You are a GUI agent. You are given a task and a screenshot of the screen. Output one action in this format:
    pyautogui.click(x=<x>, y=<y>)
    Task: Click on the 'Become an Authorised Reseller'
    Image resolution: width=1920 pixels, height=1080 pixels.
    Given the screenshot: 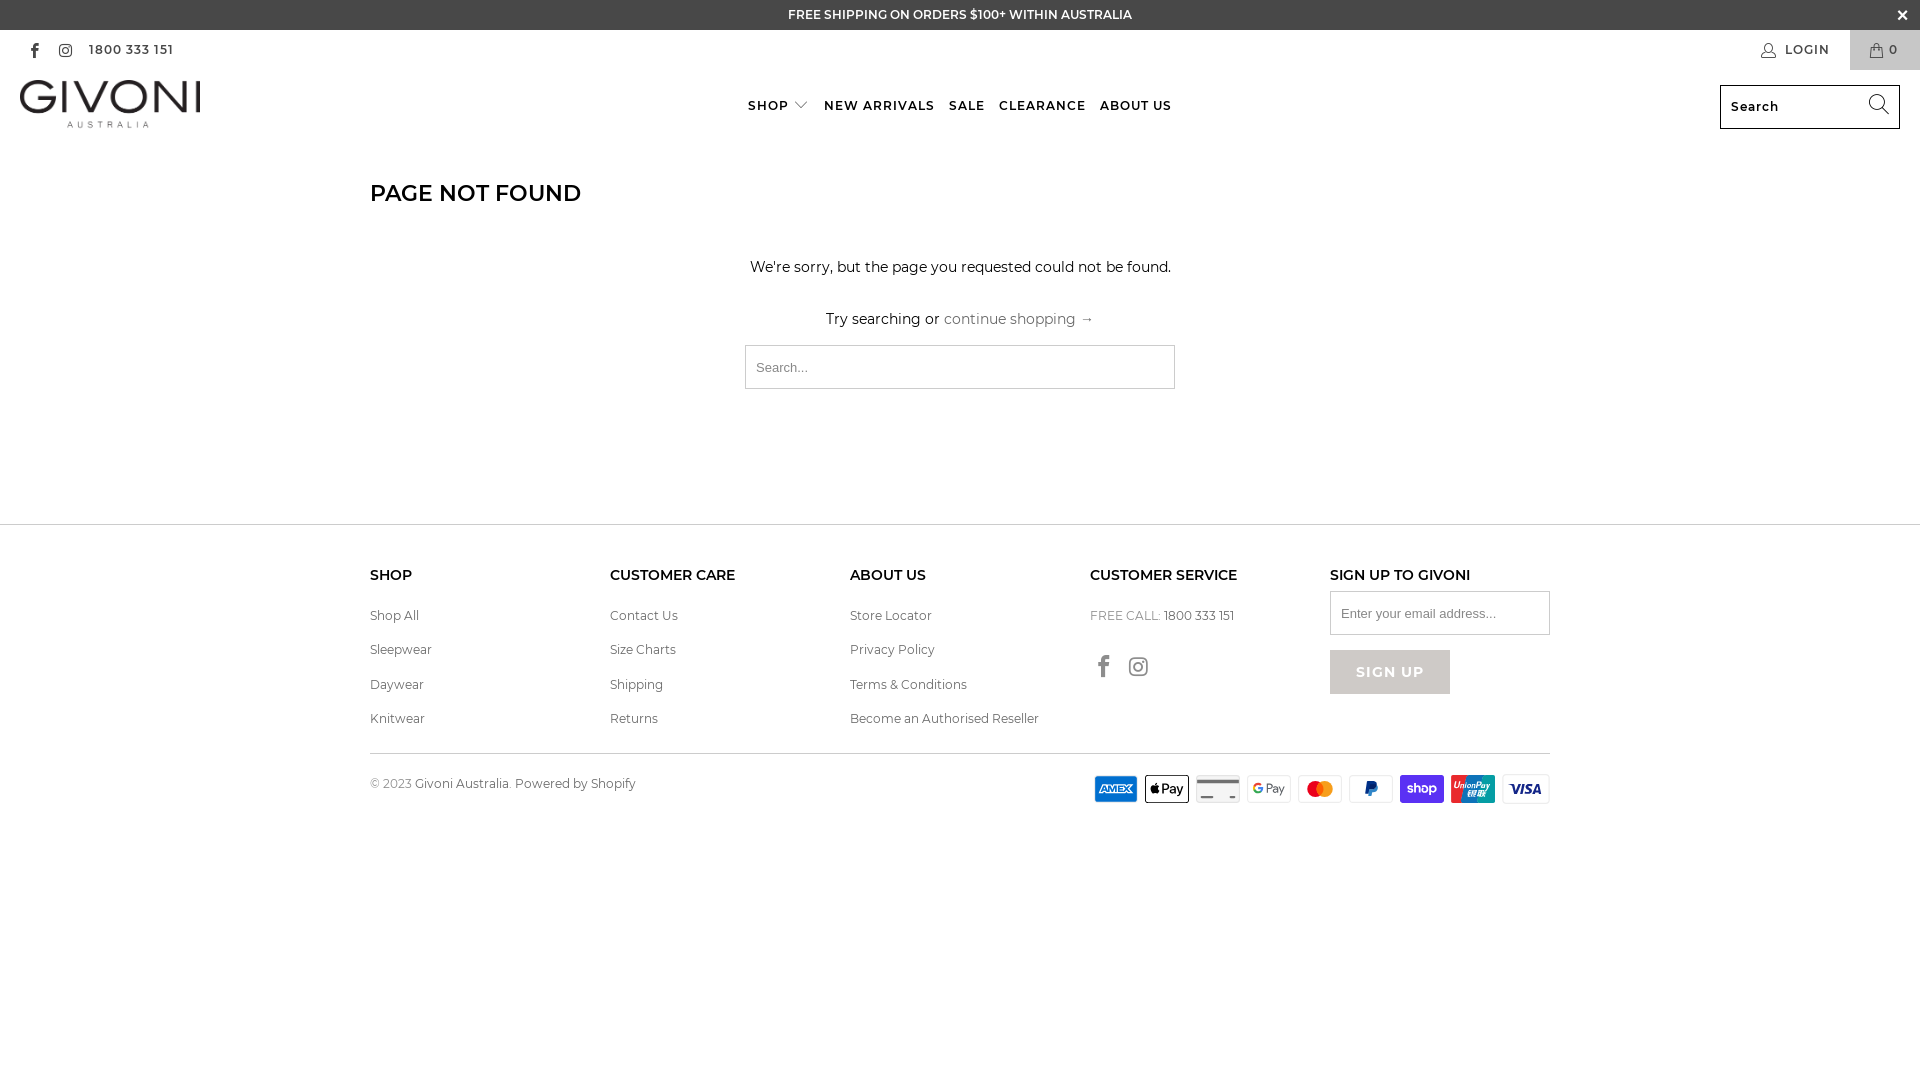 What is the action you would take?
    pyautogui.click(x=943, y=717)
    